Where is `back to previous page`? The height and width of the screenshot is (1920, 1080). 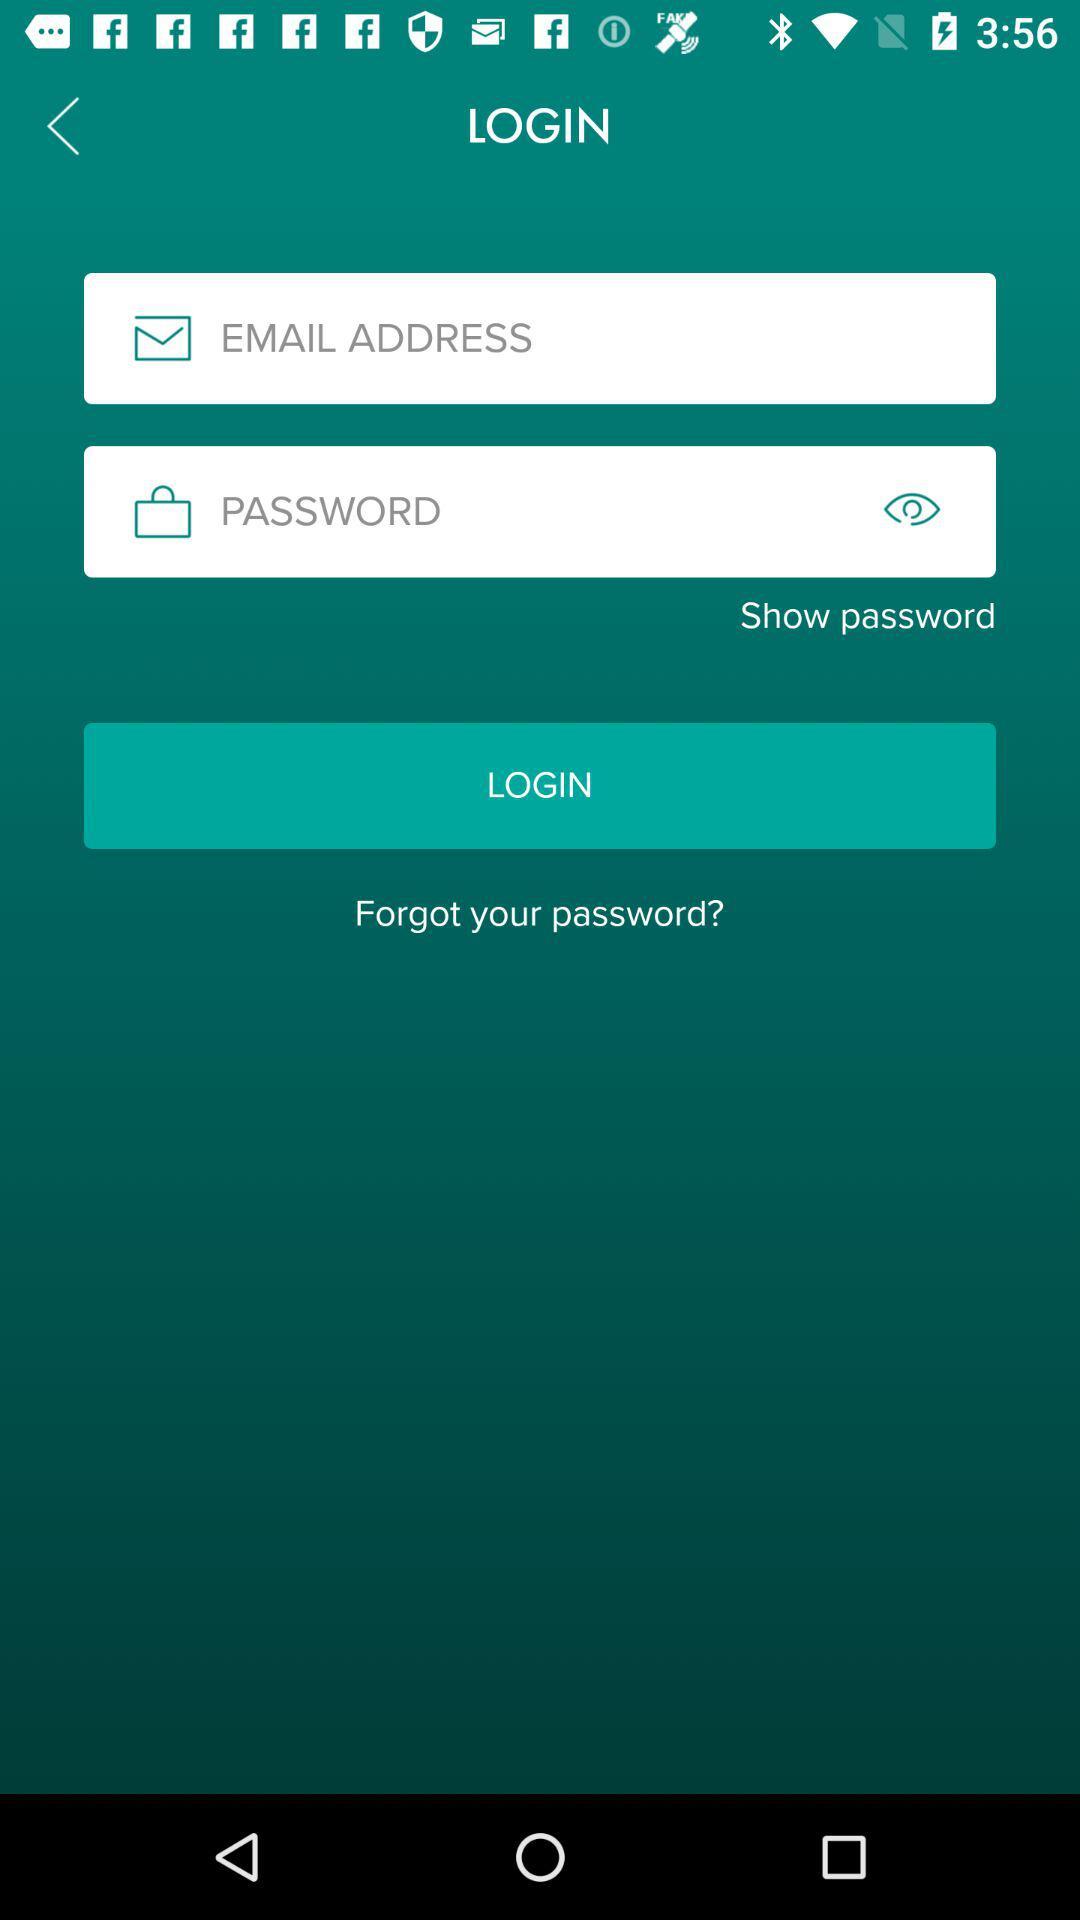
back to previous page is located at coordinates (61, 124).